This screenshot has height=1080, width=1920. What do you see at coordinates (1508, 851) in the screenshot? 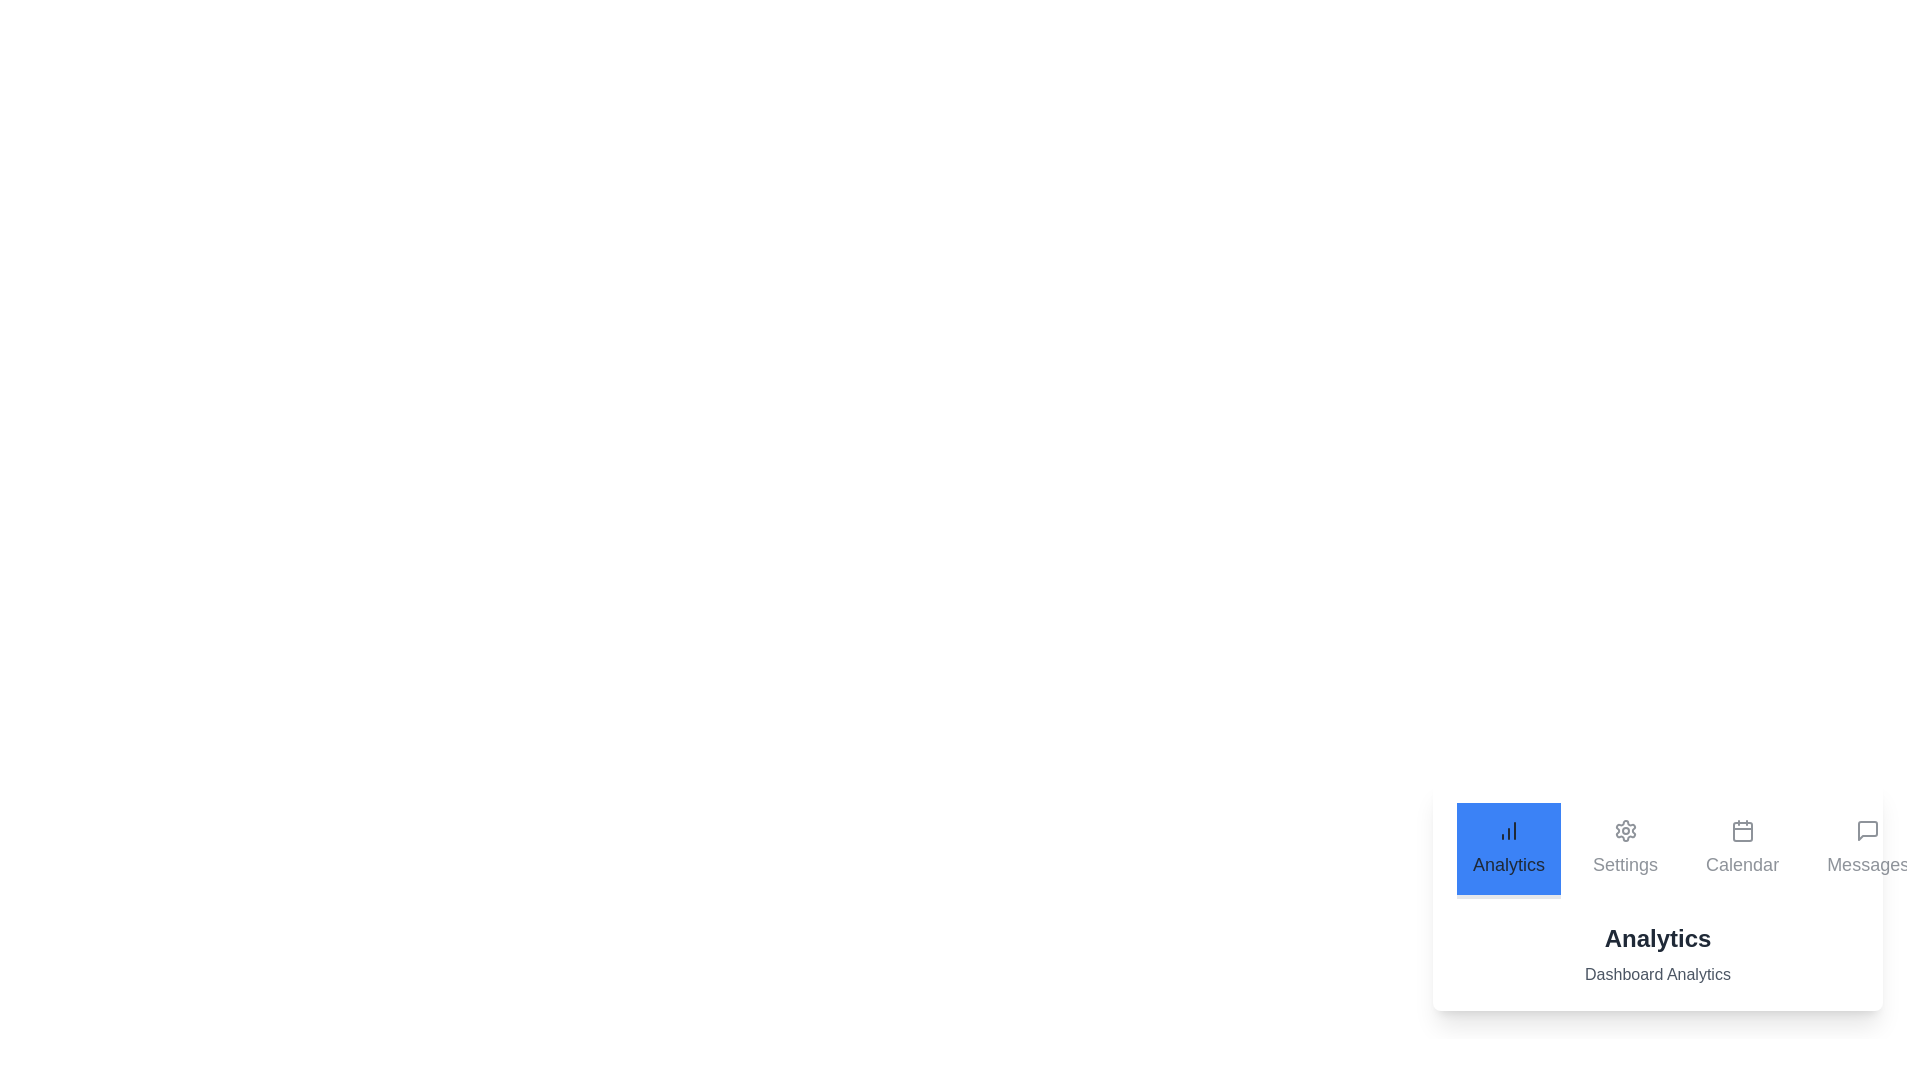
I see `the Analytics tab to observe its content` at bounding box center [1508, 851].